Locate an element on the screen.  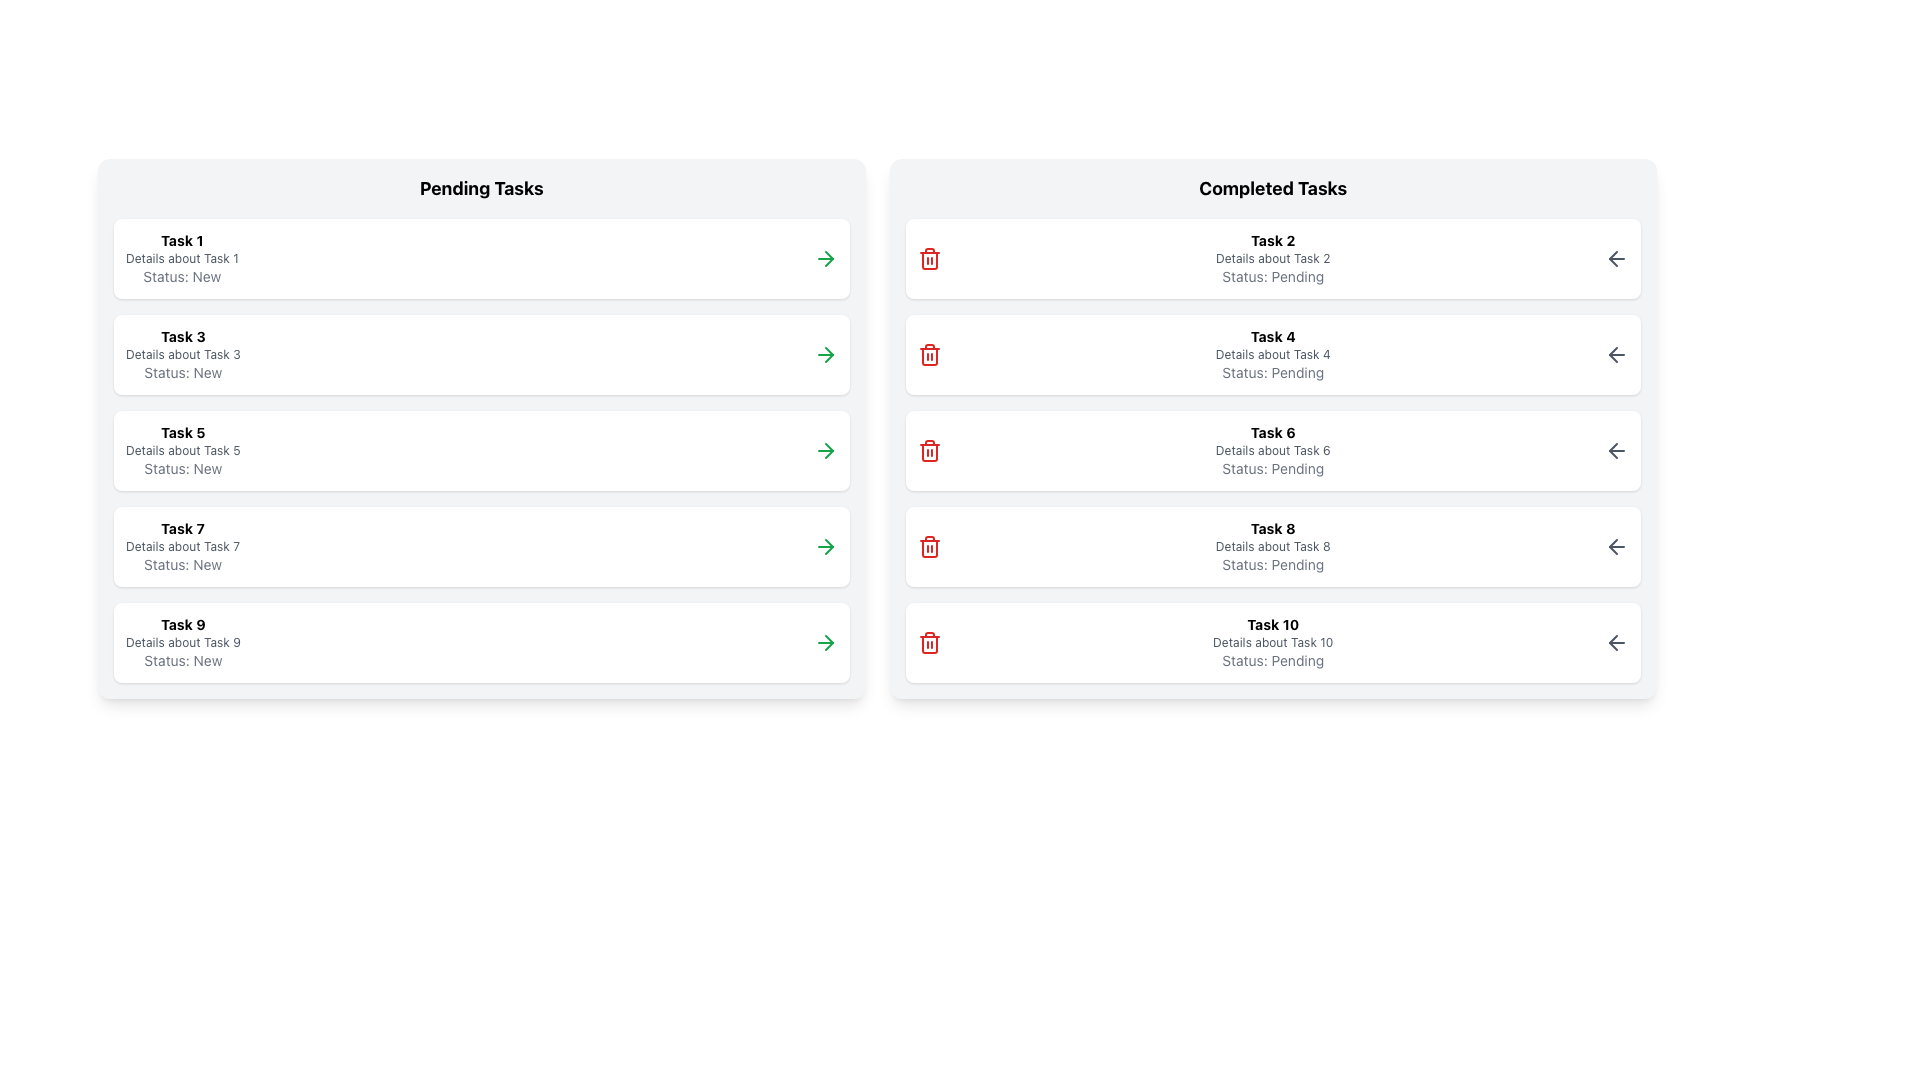
the descriptive text located below the 'Task 6' header and above the 'Status: Pending' text in the third task card of the 'Completed Tasks' column is located at coordinates (1272, 451).